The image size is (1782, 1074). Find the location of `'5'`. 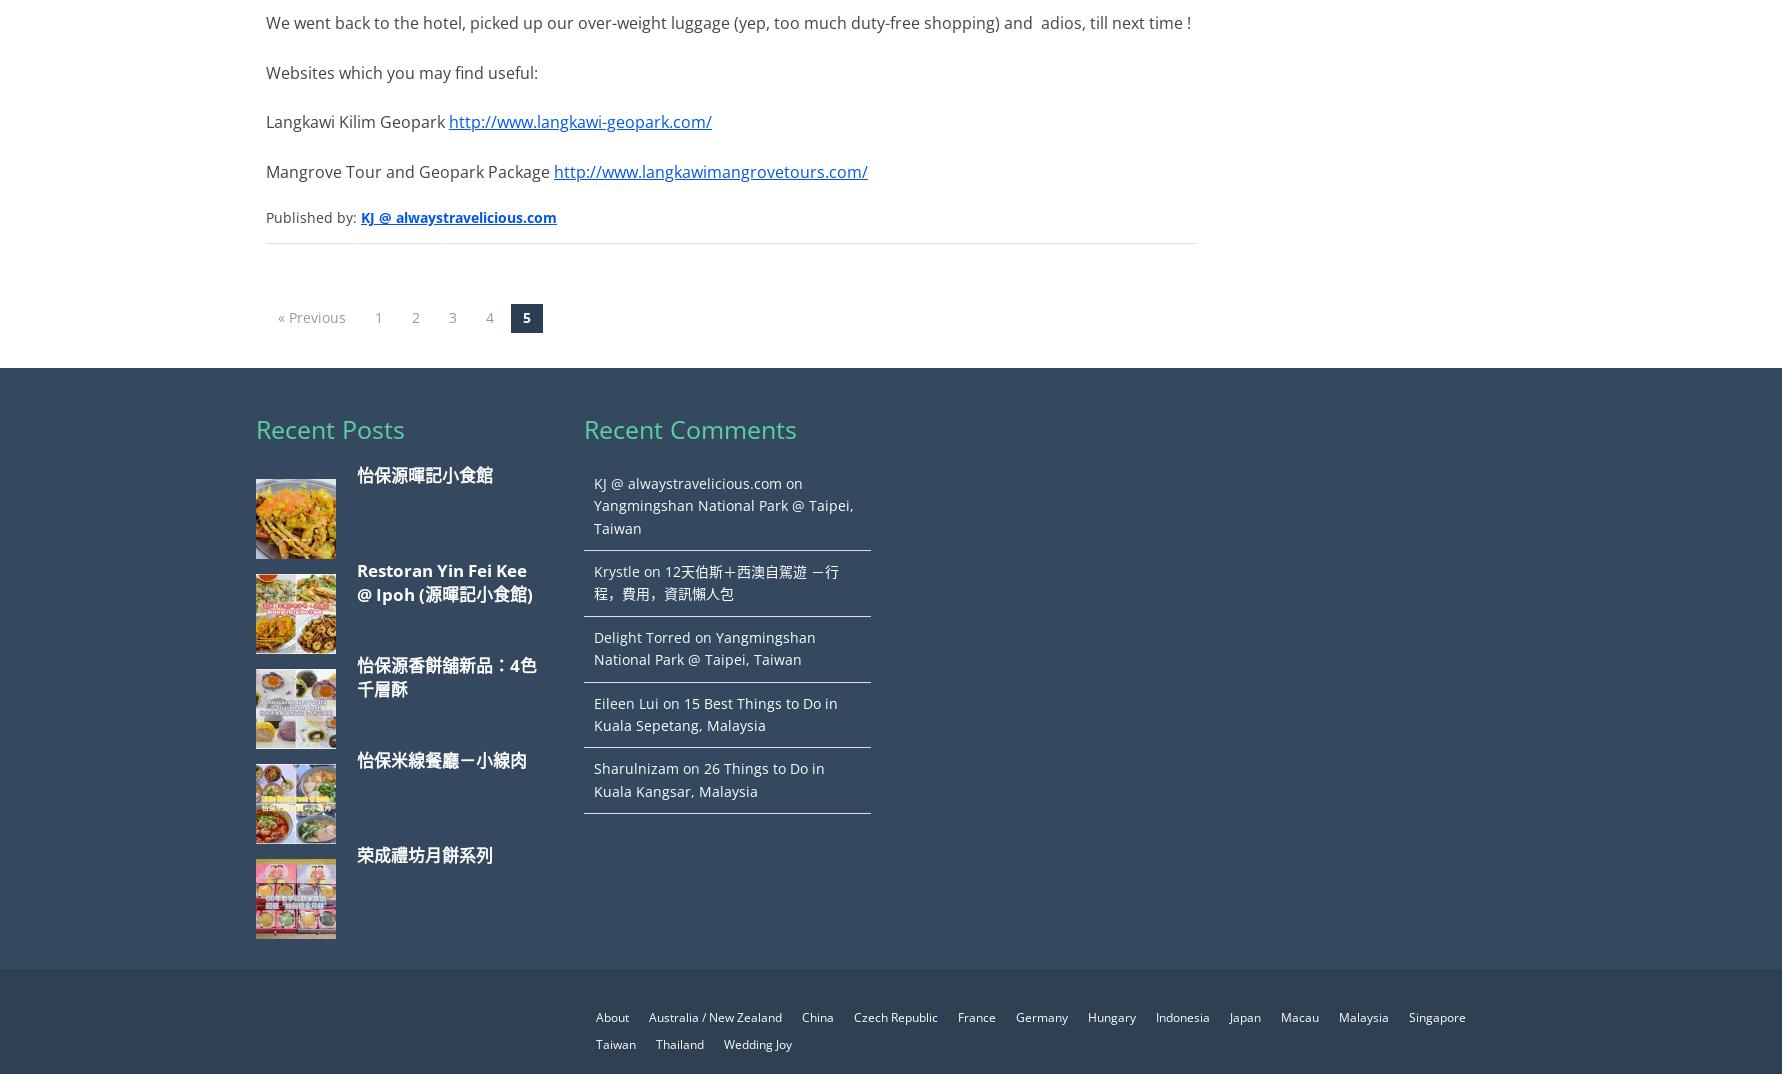

'5' is located at coordinates (522, 317).